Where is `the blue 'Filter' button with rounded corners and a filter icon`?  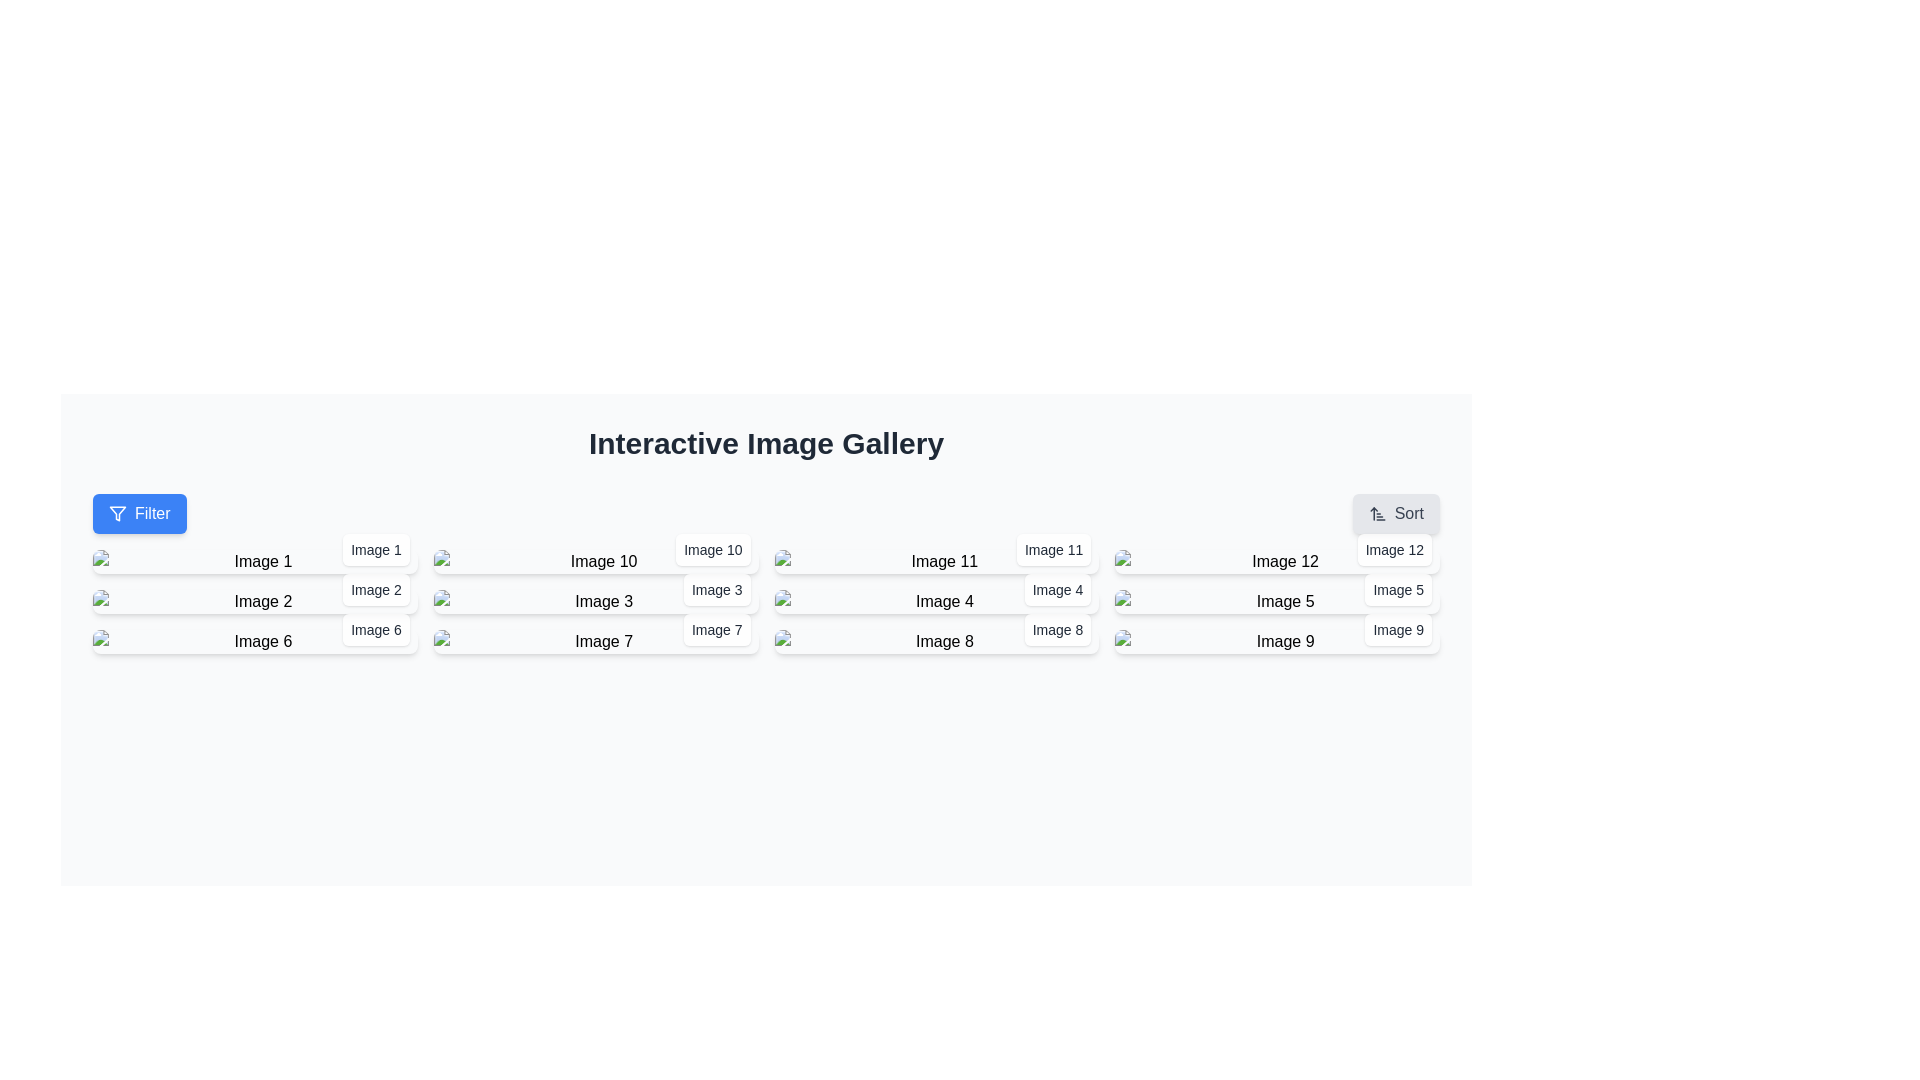 the blue 'Filter' button with rounded corners and a filter icon is located at coordinates (138, 512).